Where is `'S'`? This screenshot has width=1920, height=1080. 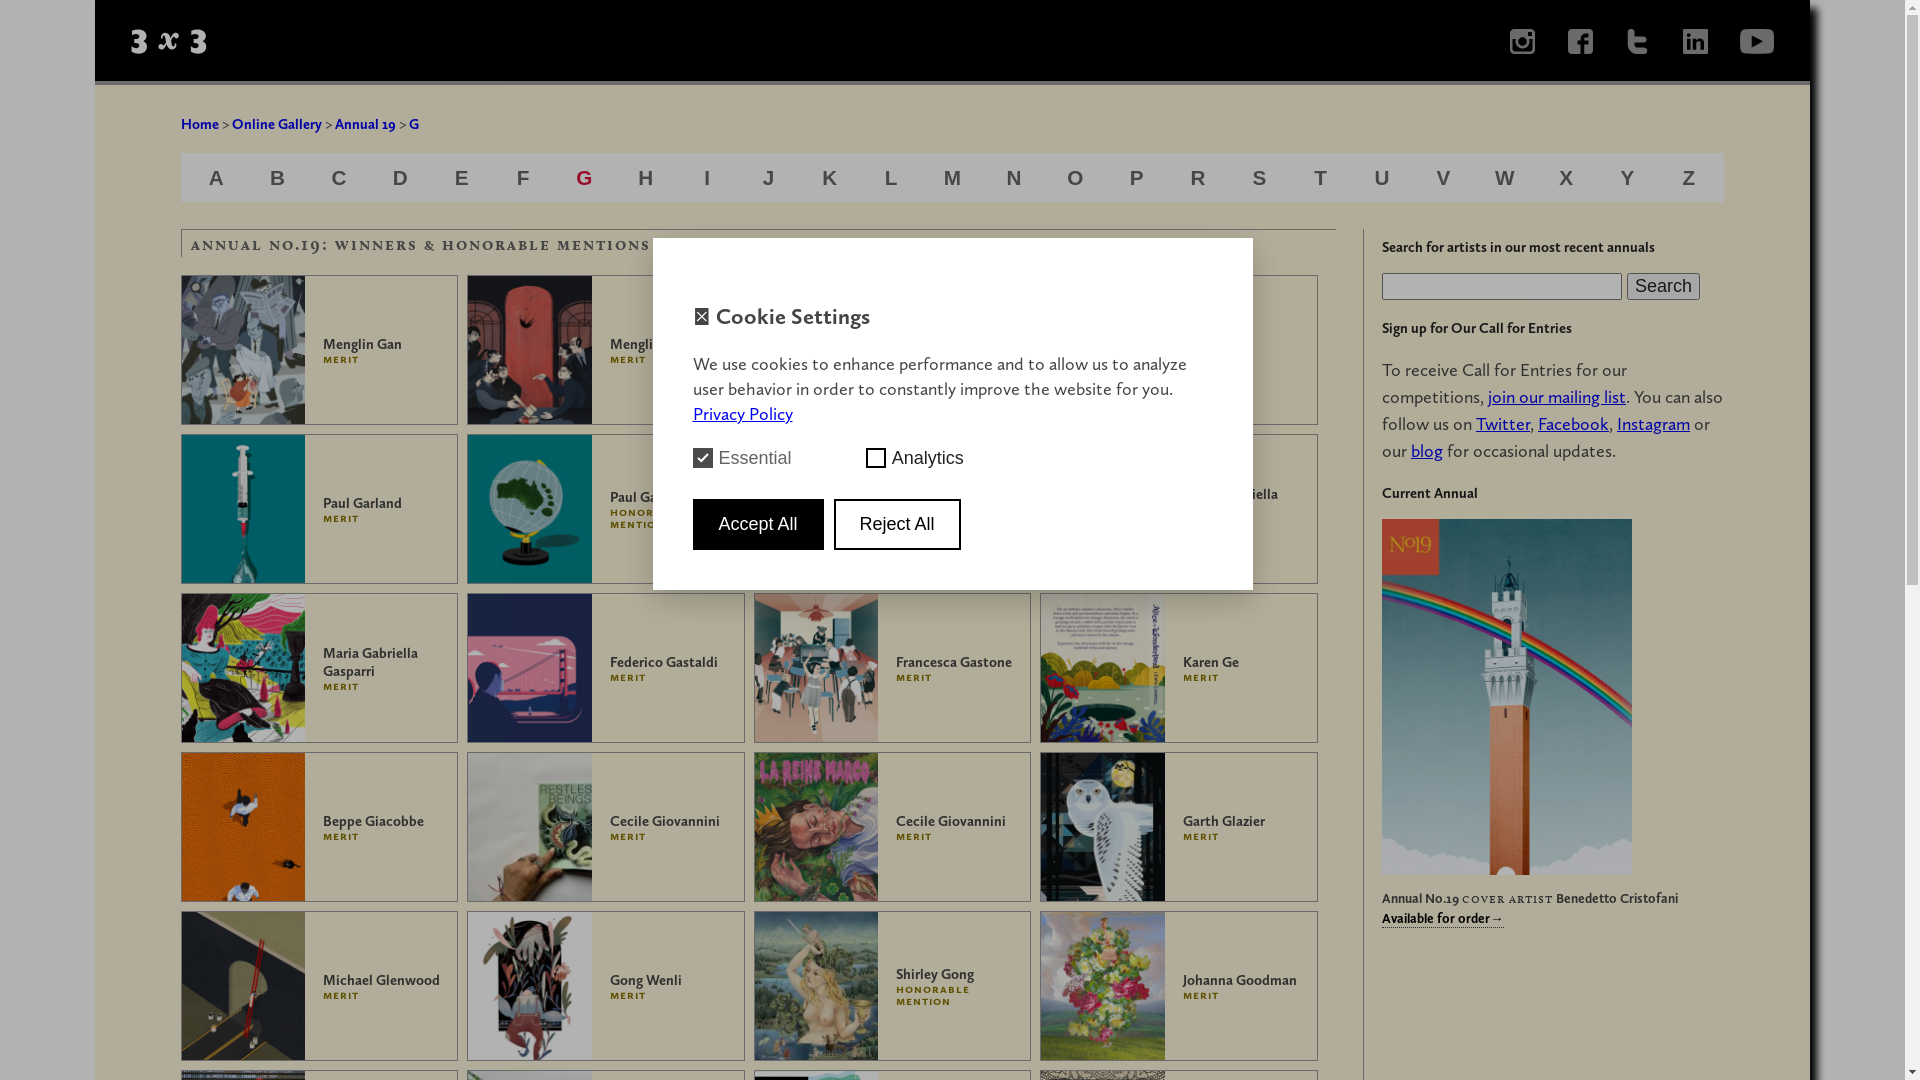 'S' is located at coordinates (1257, 176).